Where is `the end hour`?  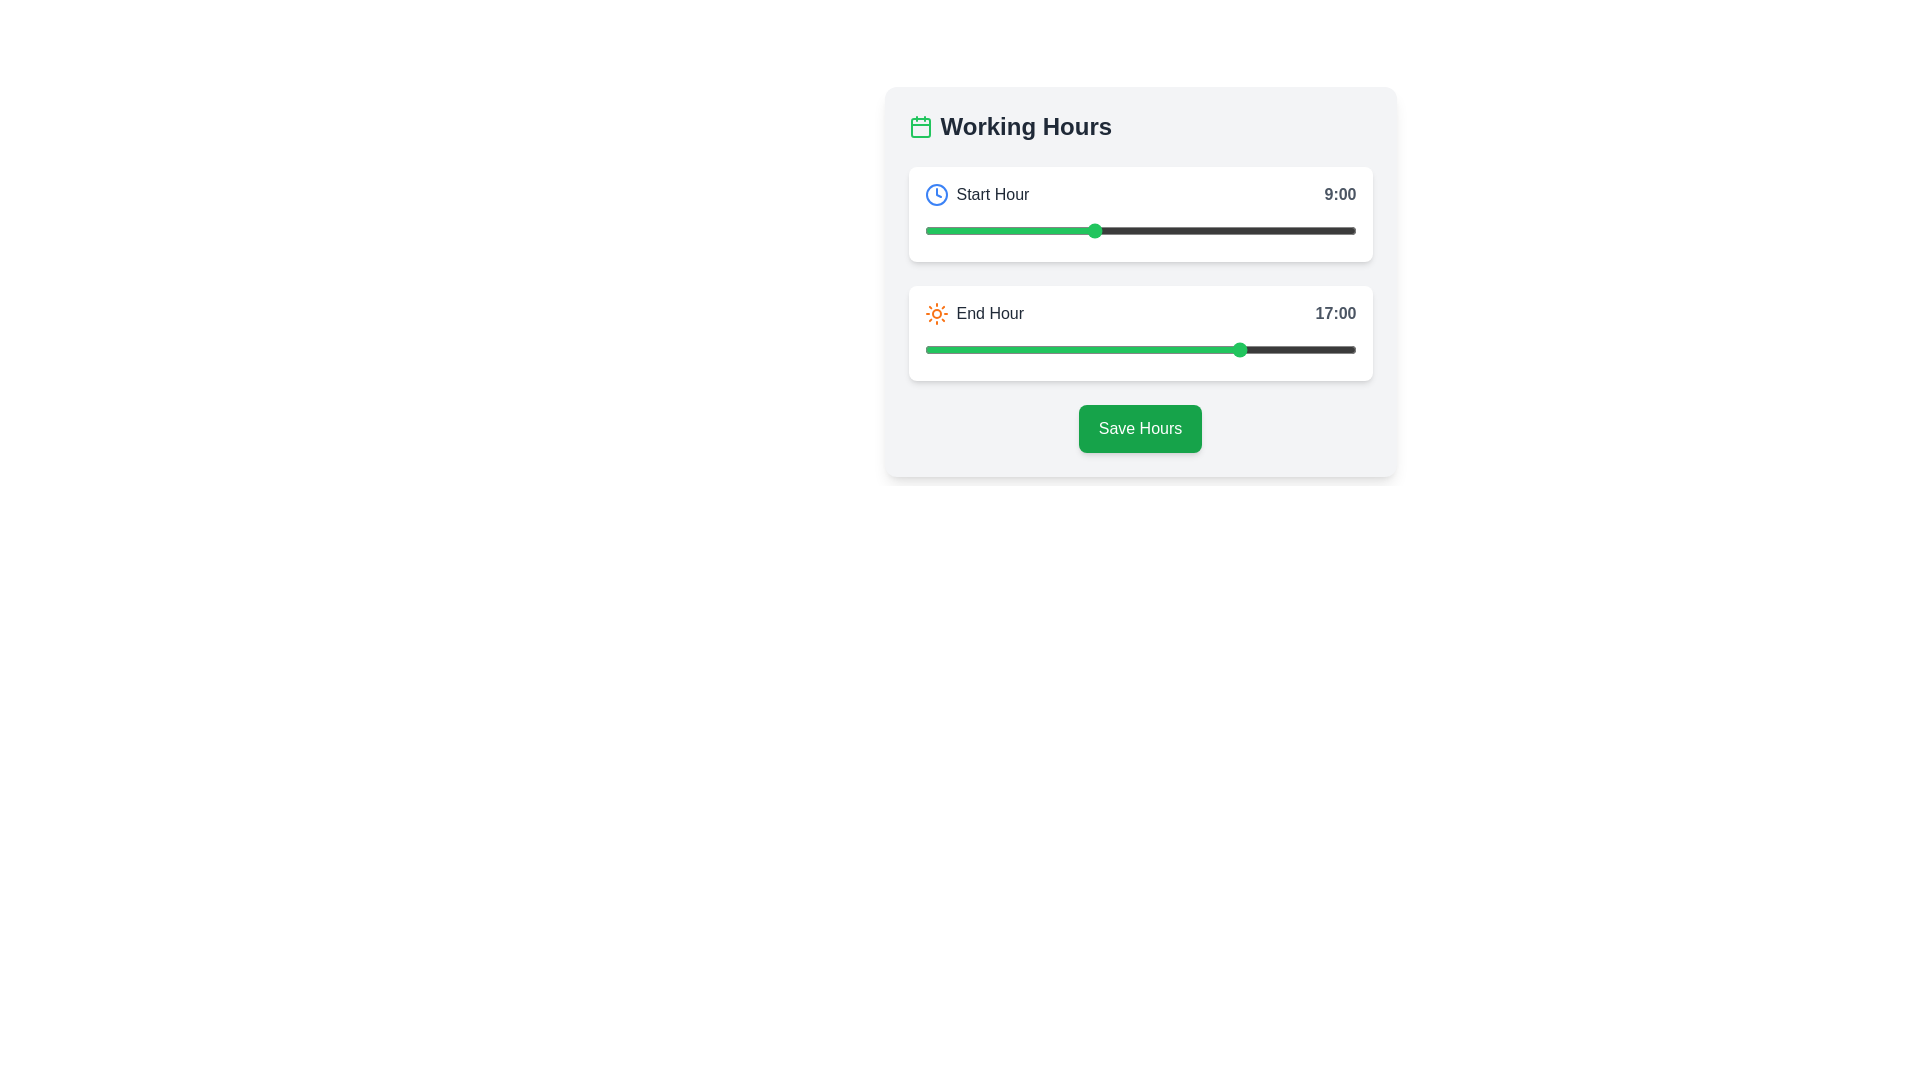 the end hour is located at coordinates (1073, 349).